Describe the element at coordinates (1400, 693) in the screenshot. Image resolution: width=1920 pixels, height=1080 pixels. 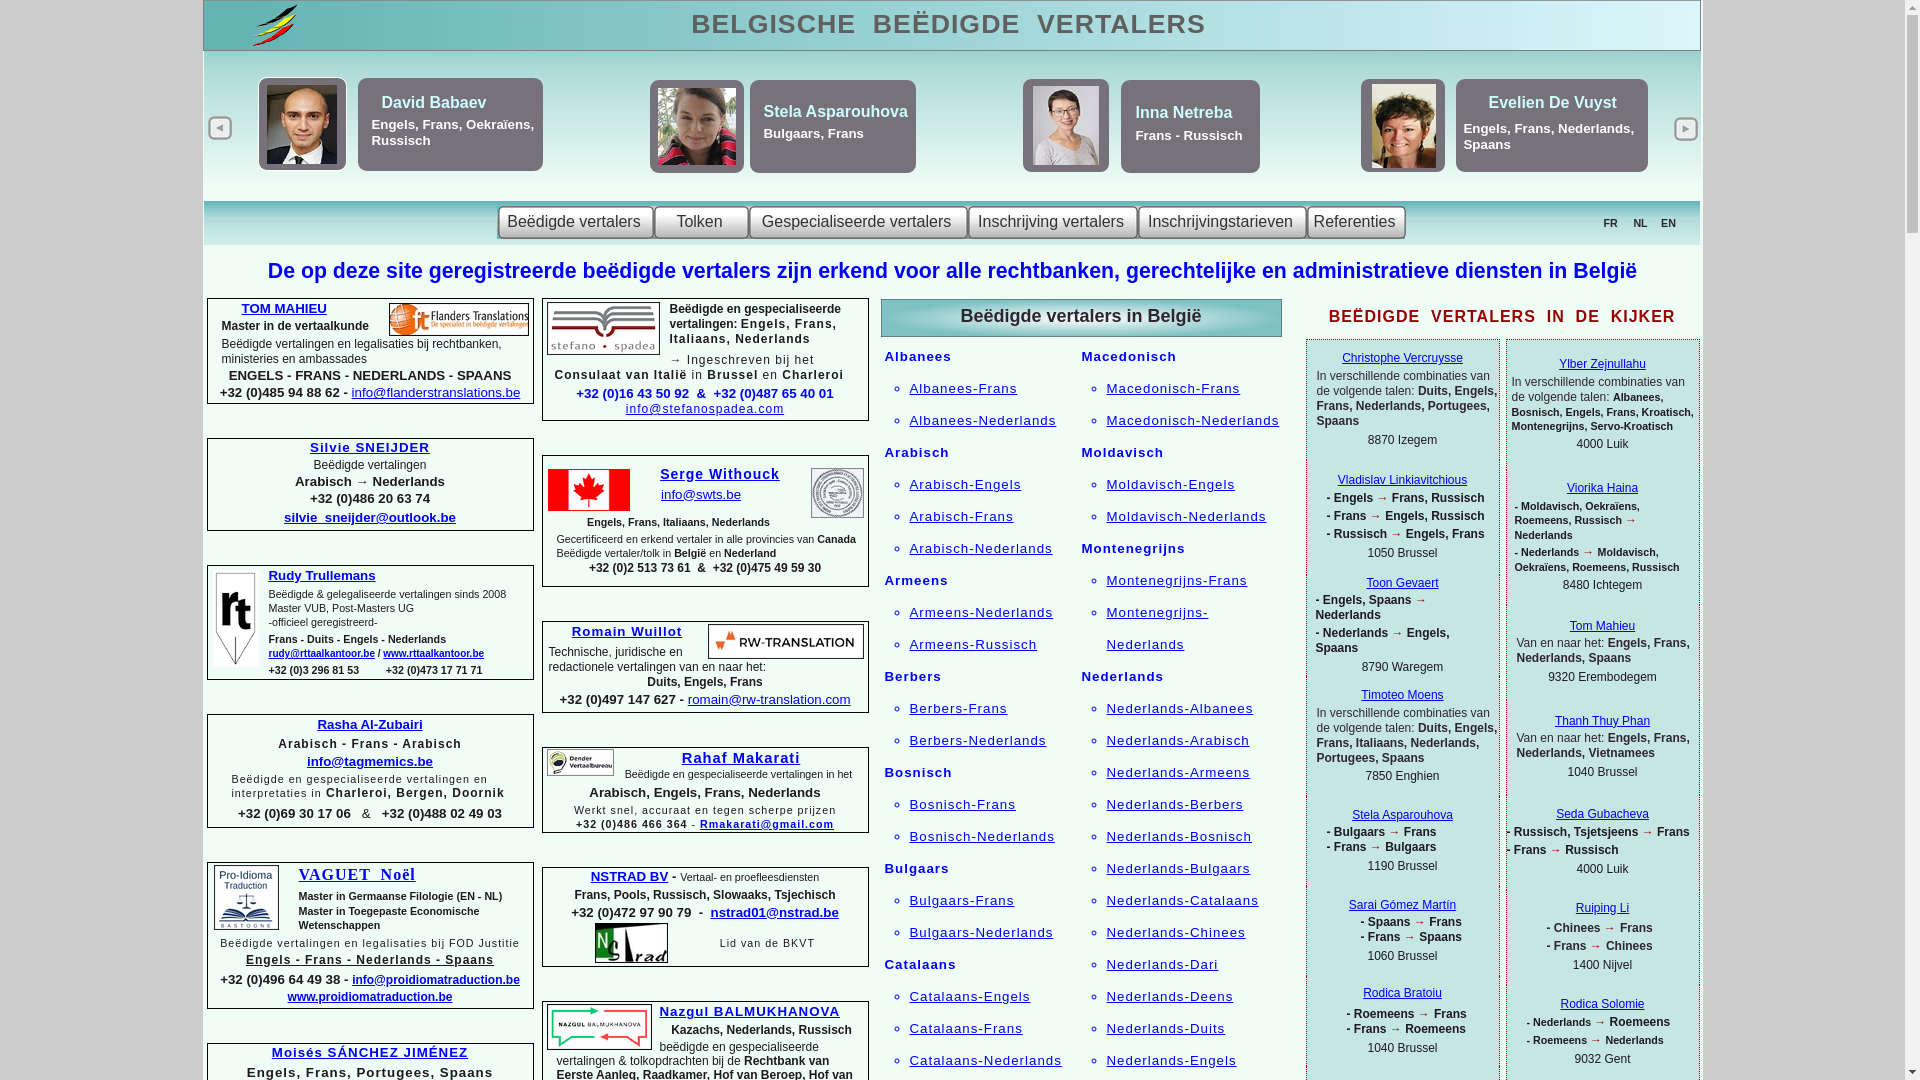
I see `'Timoteo Moens'` at that location.